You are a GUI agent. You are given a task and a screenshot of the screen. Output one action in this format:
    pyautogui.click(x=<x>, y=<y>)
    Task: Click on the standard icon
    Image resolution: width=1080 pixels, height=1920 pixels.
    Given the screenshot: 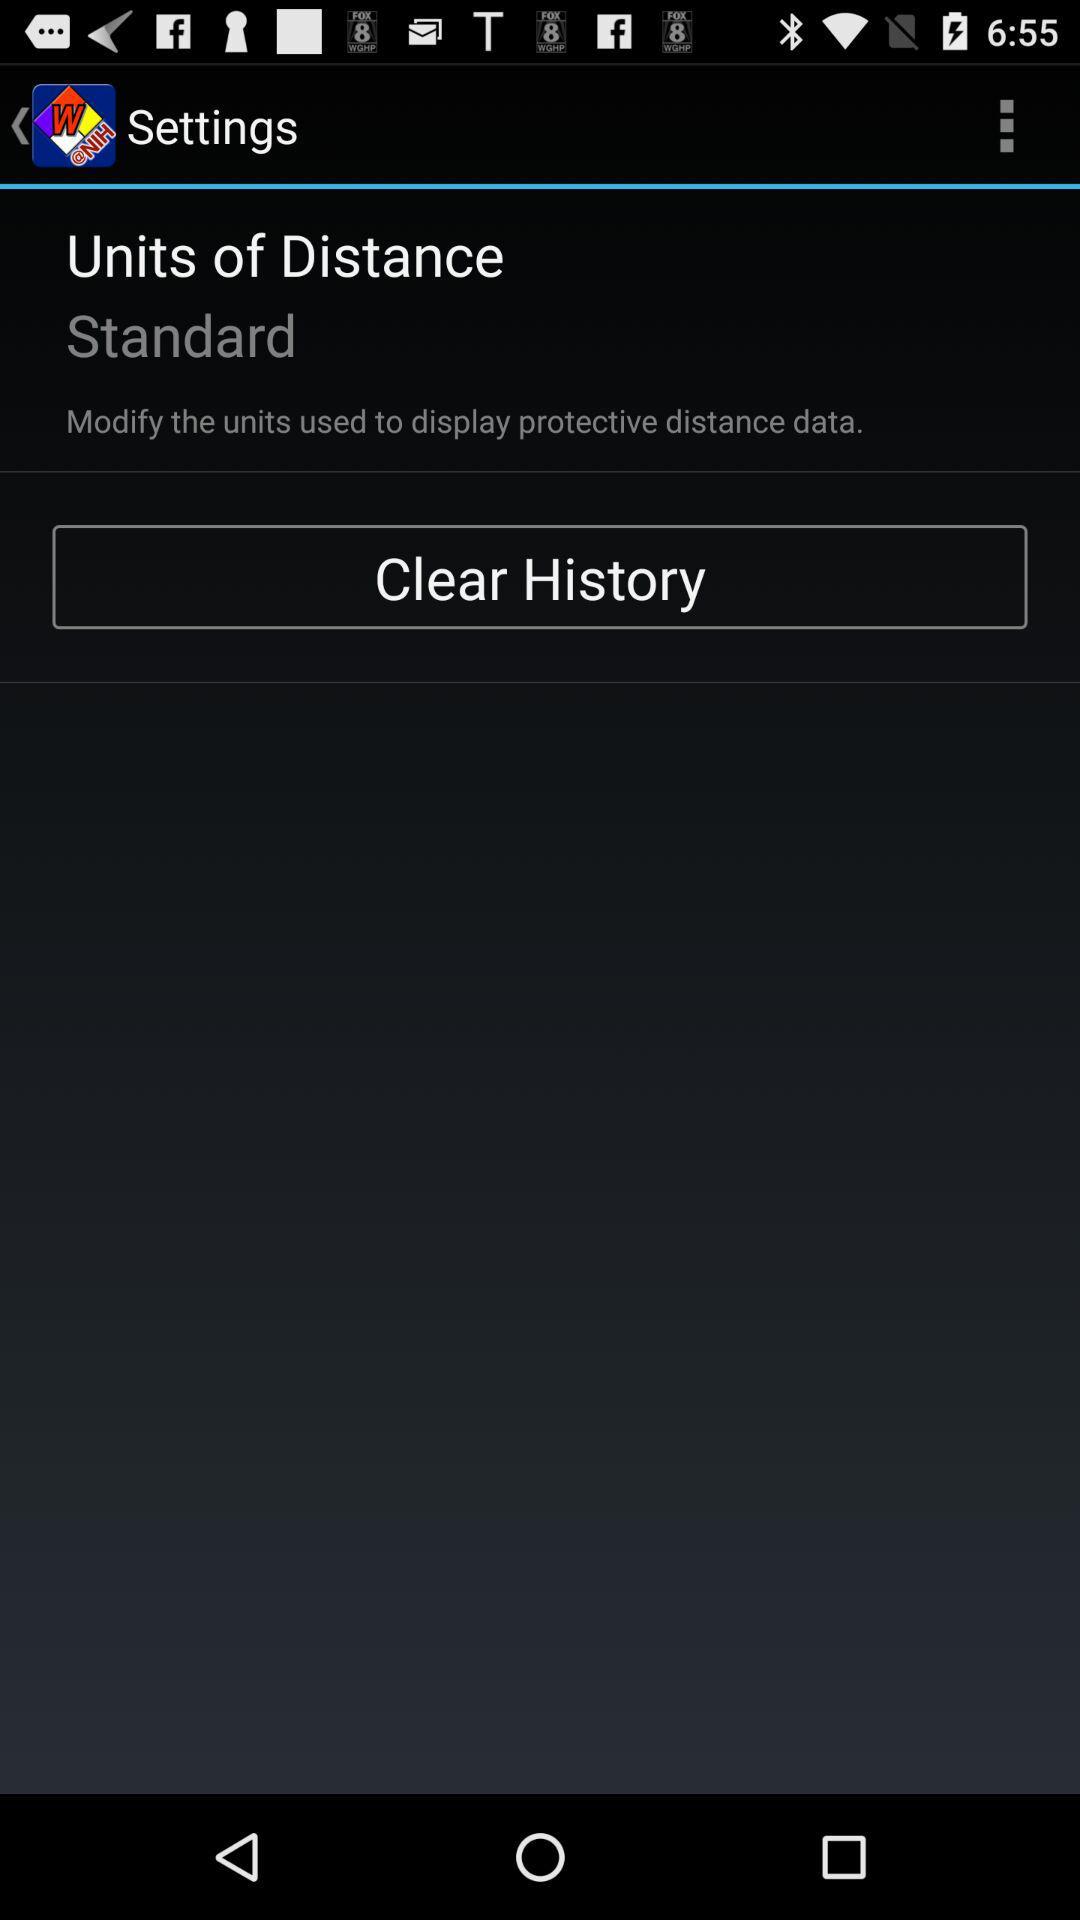 What is the action you would take?
    pyautogui.click(x=154, y=334)
    